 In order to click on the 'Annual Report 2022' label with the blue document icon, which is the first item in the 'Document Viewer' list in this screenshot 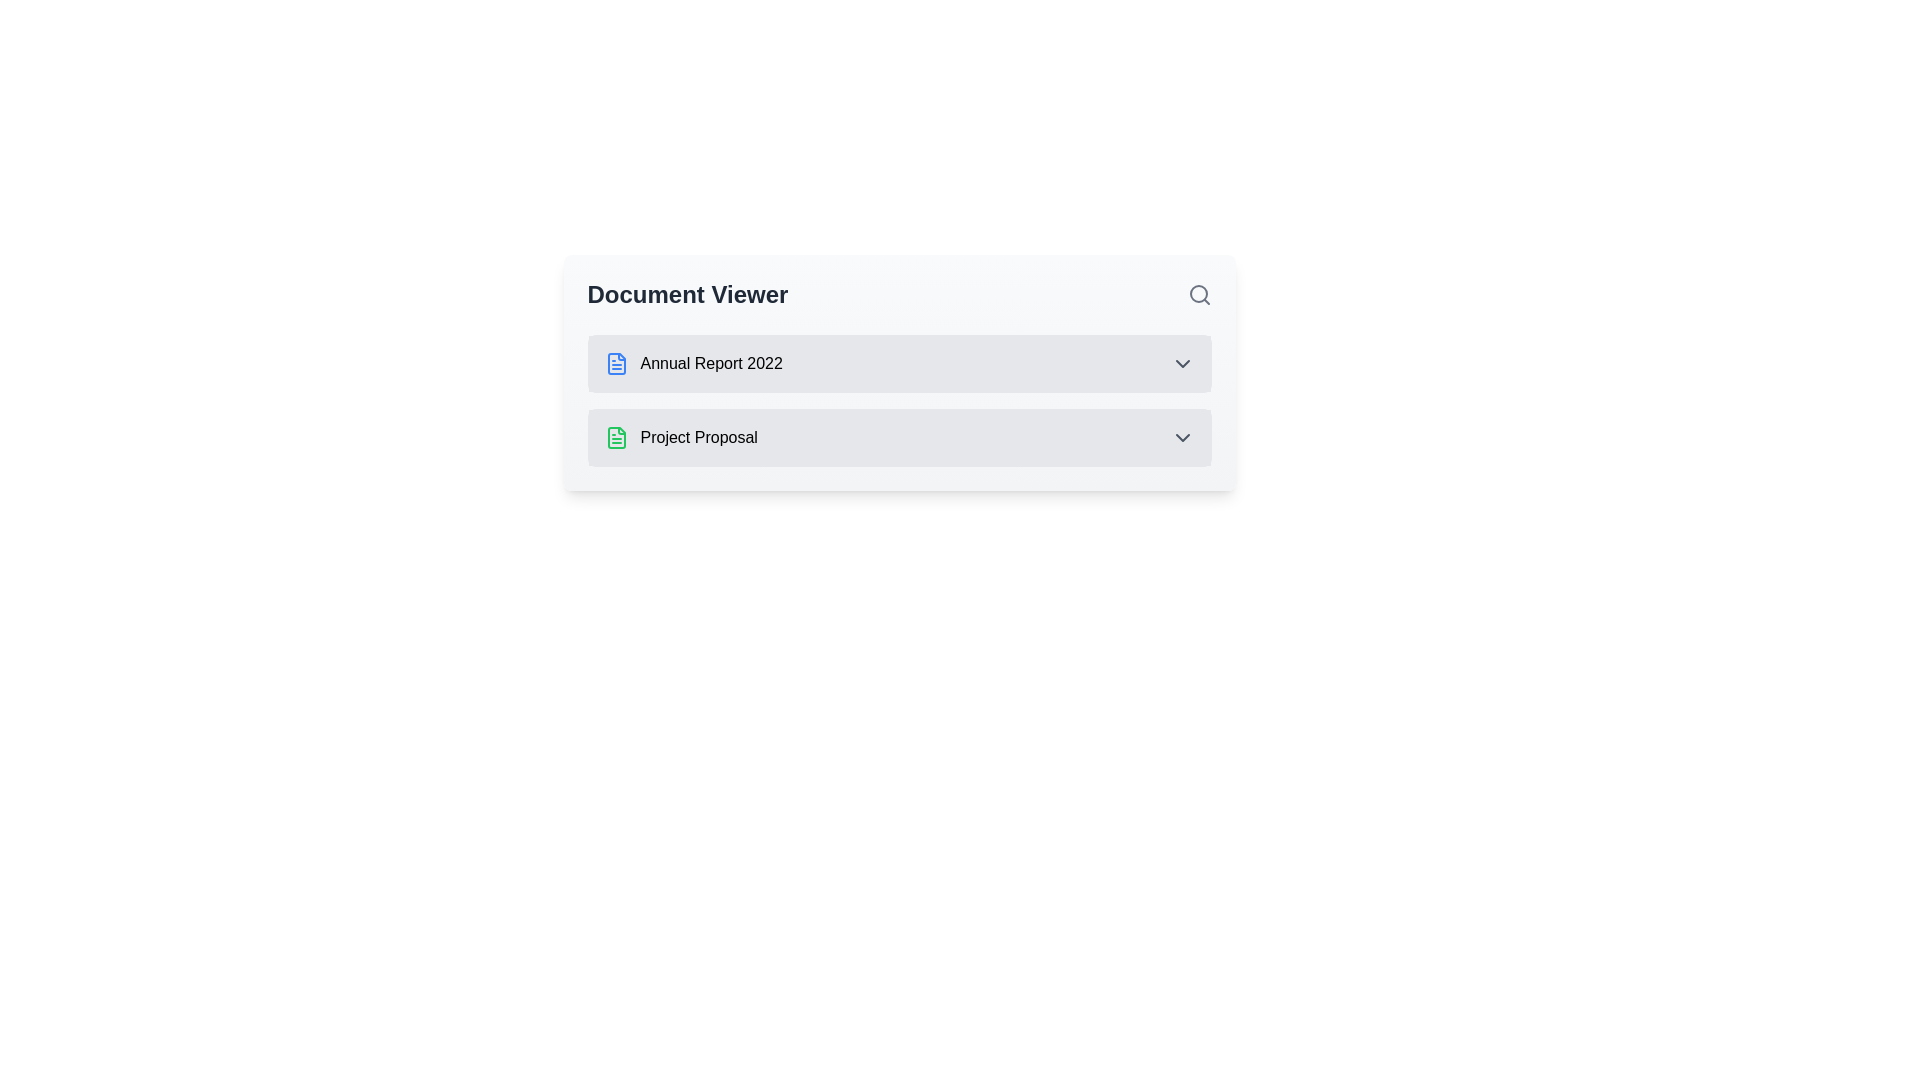, I will do `click(693, 363)`.